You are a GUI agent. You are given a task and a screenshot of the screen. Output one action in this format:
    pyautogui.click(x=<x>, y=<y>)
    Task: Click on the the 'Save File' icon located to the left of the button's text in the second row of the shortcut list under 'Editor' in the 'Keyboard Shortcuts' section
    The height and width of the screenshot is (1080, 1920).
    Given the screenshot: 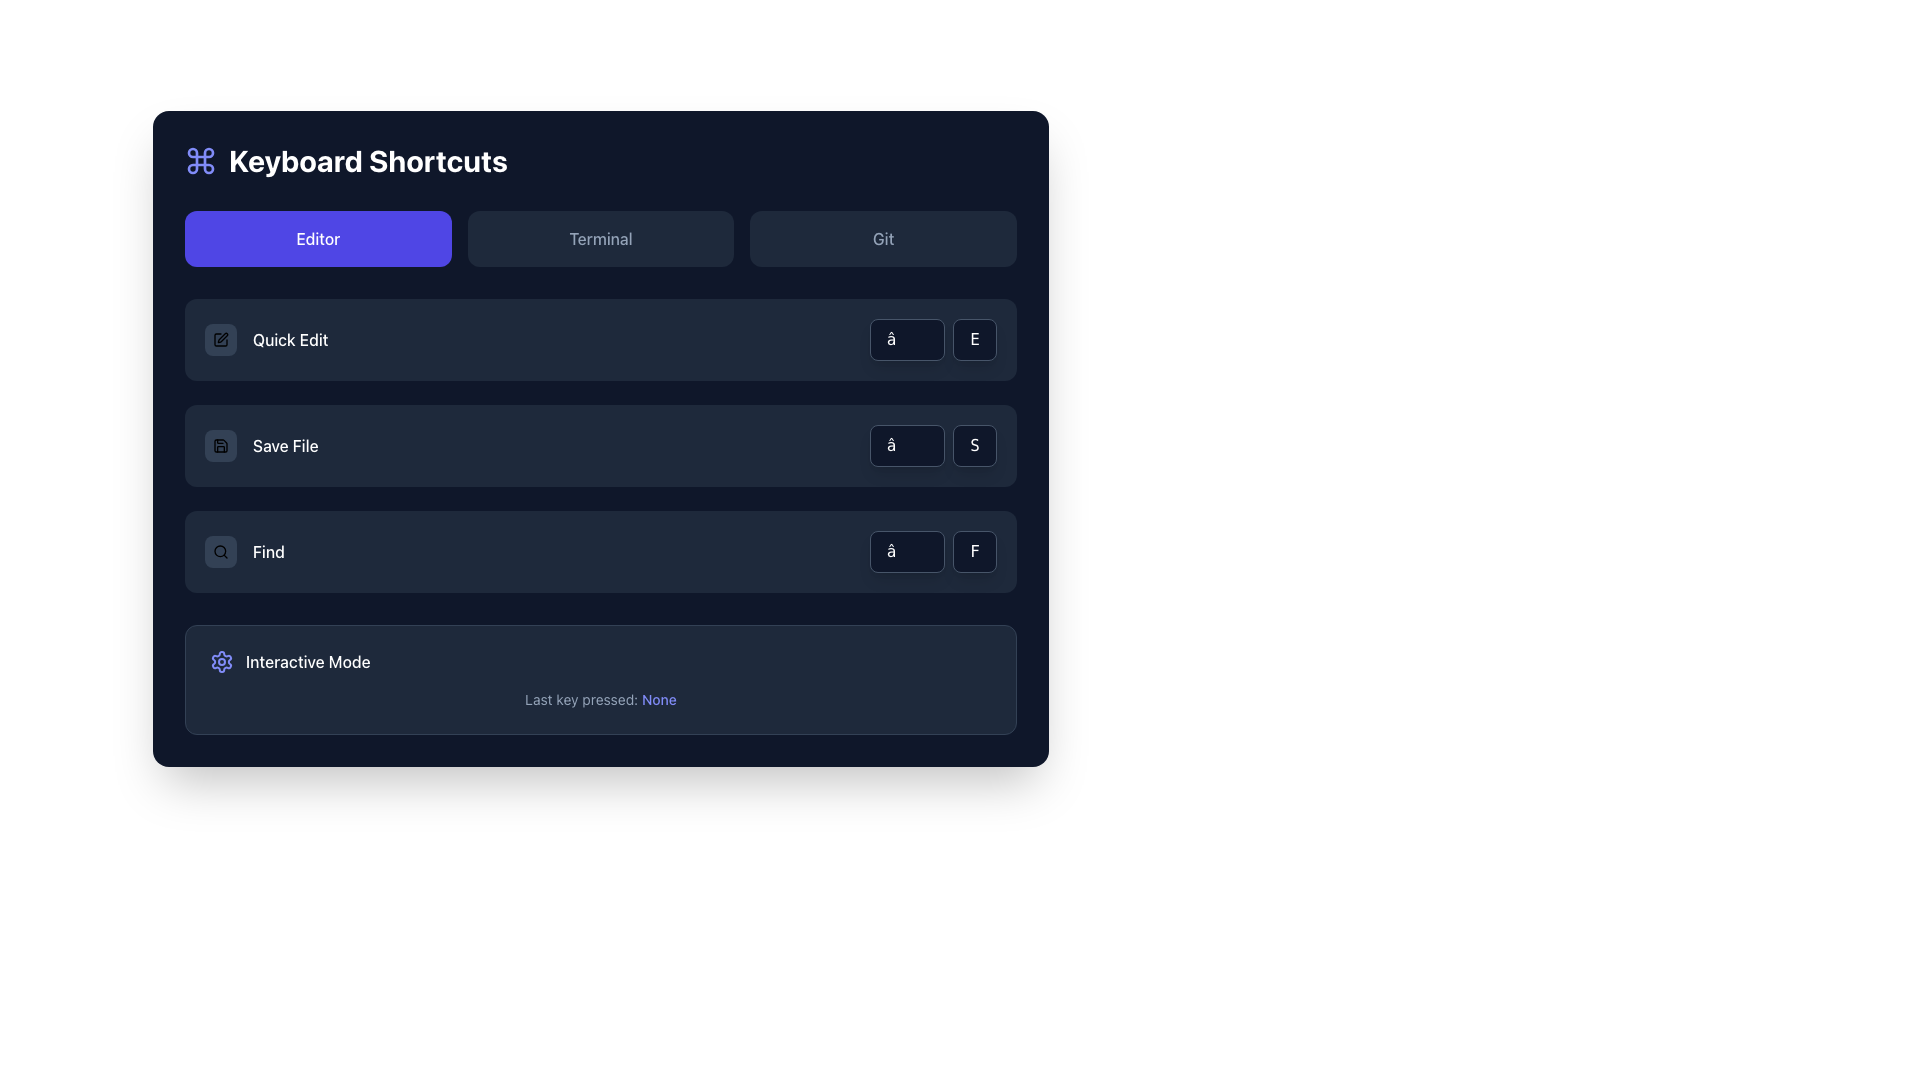 What is the action you would take?
    pyautogui.click(x=220, y=445)
    